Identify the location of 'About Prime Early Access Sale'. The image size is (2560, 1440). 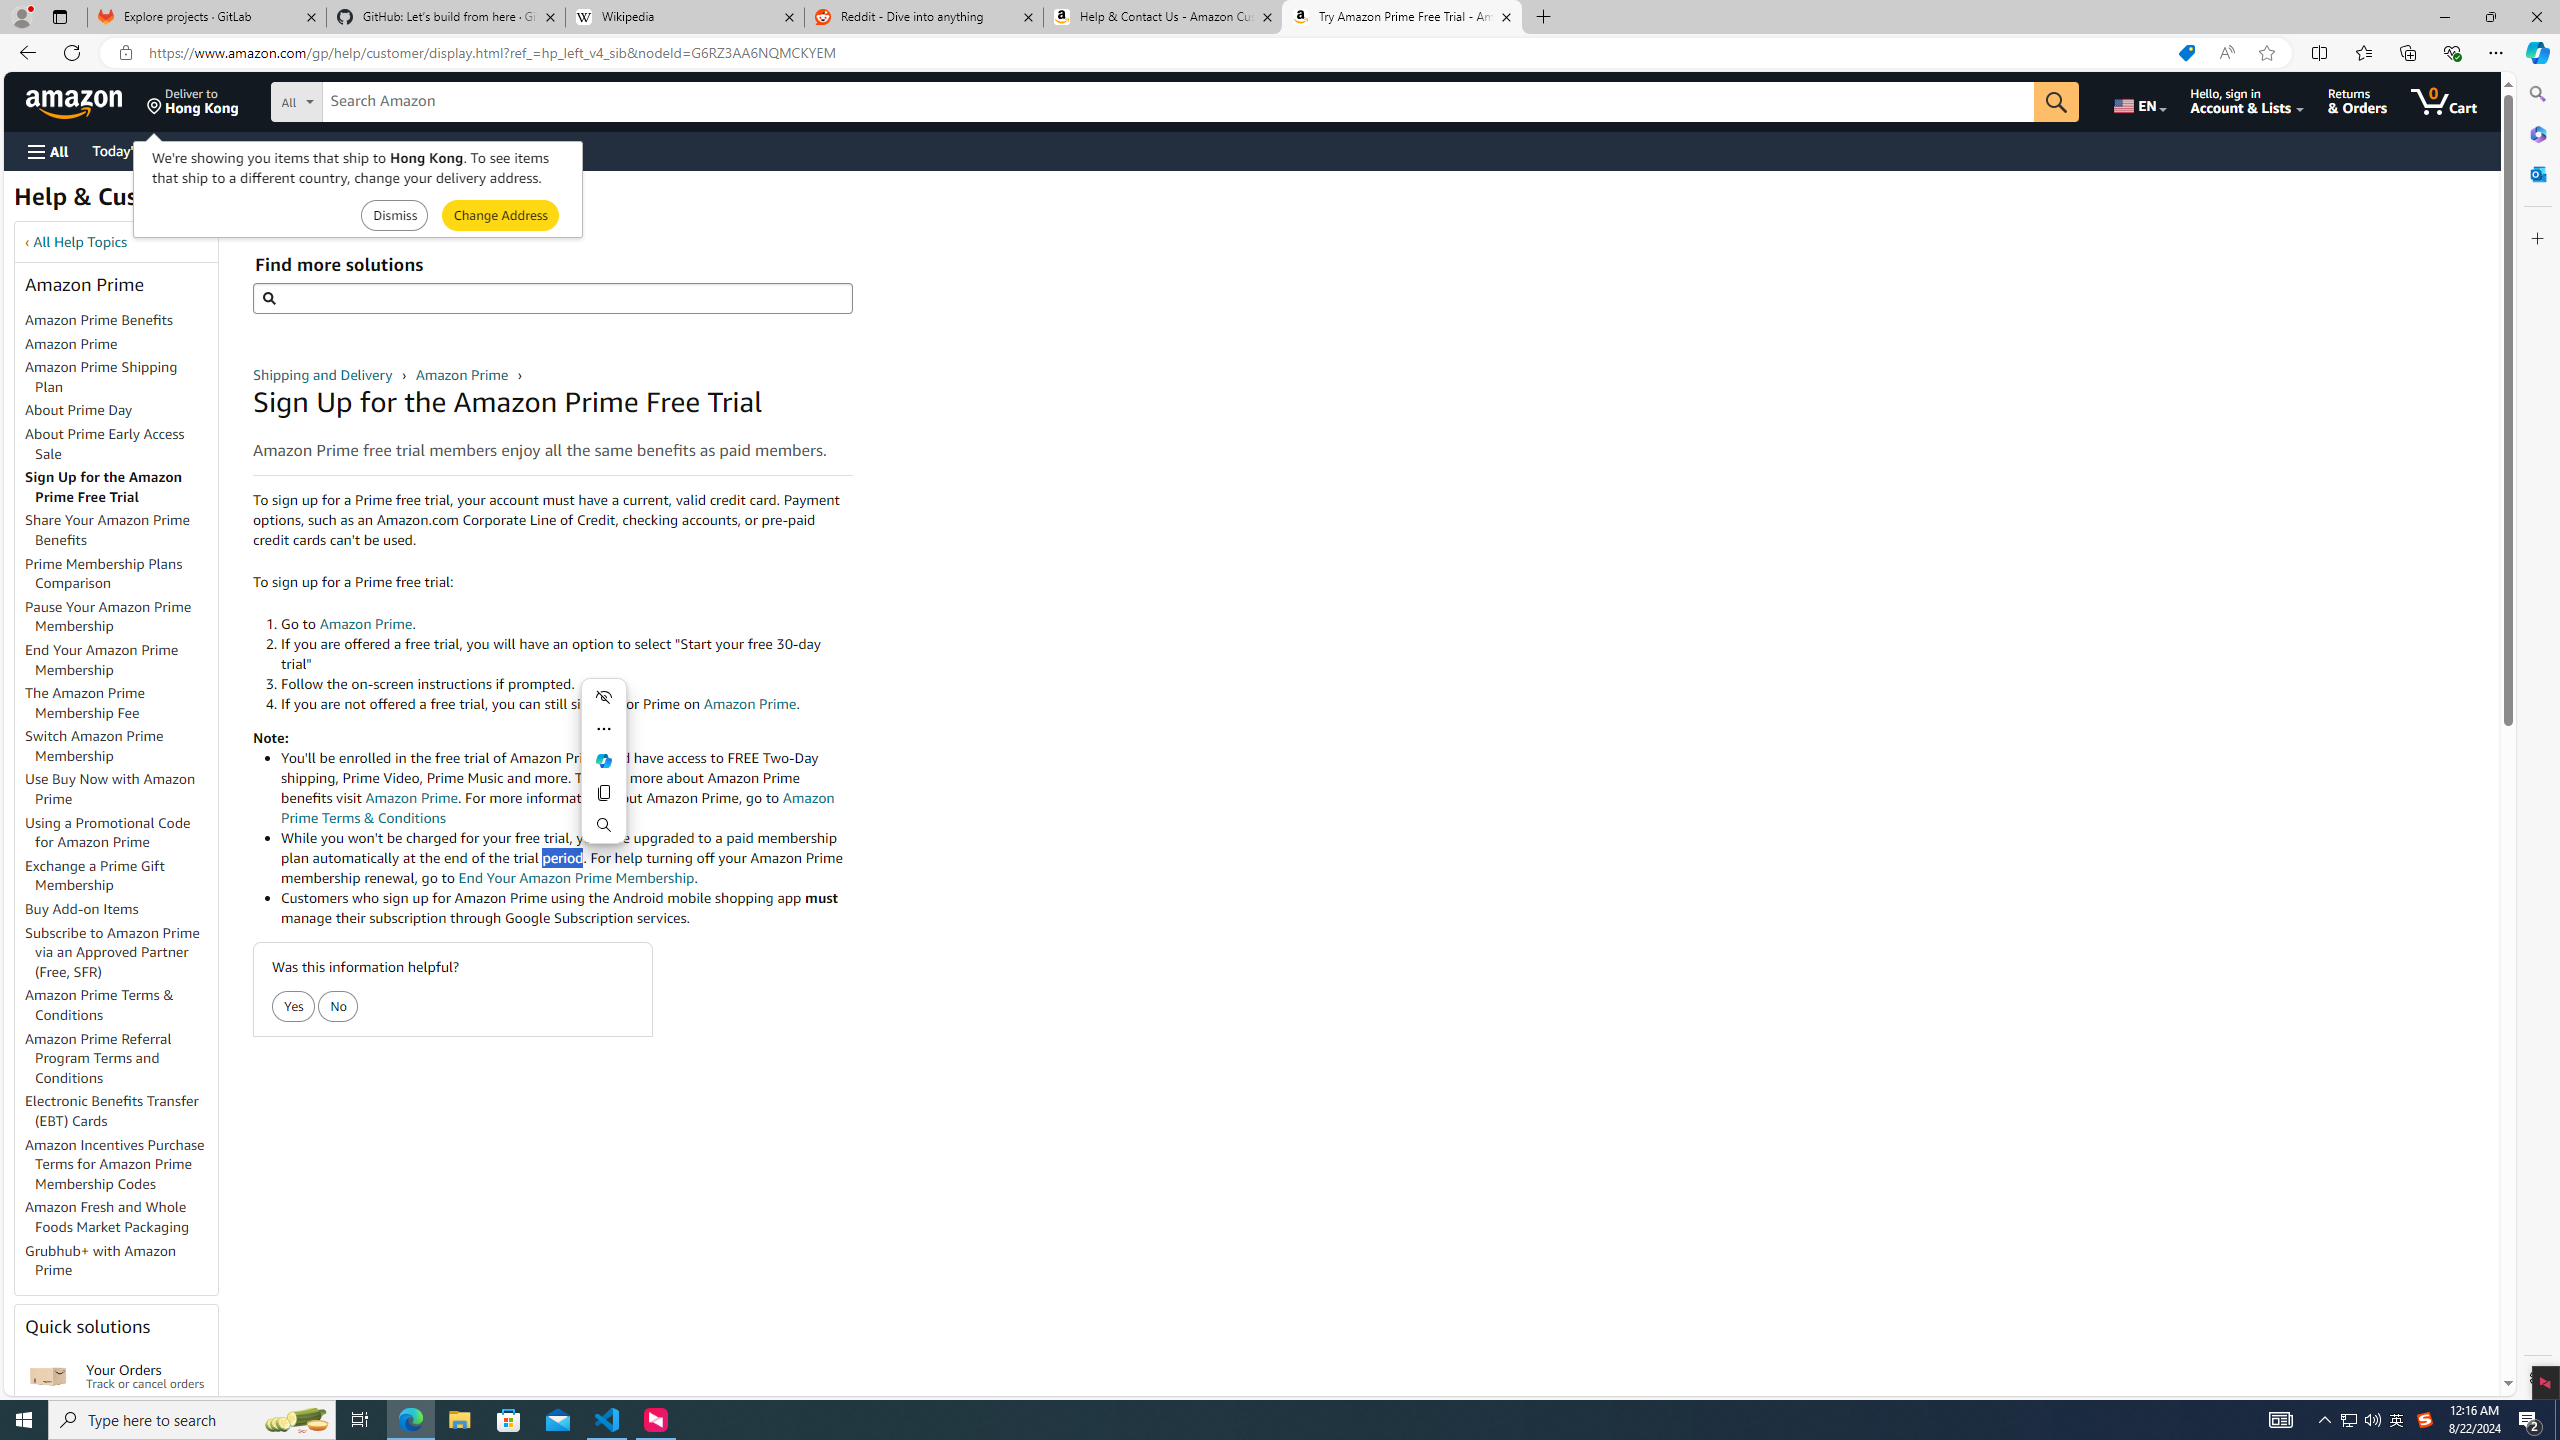
(121, 444).